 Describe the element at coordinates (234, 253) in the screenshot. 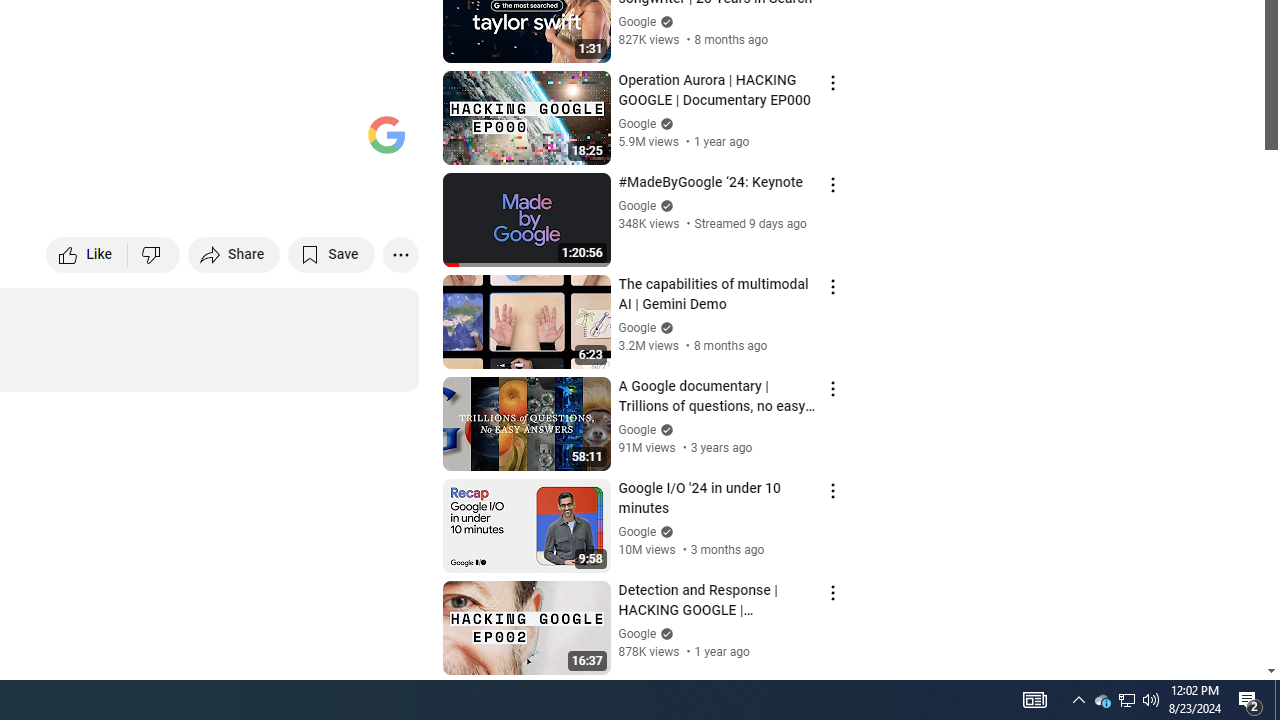

I see `'Share'` at that location.